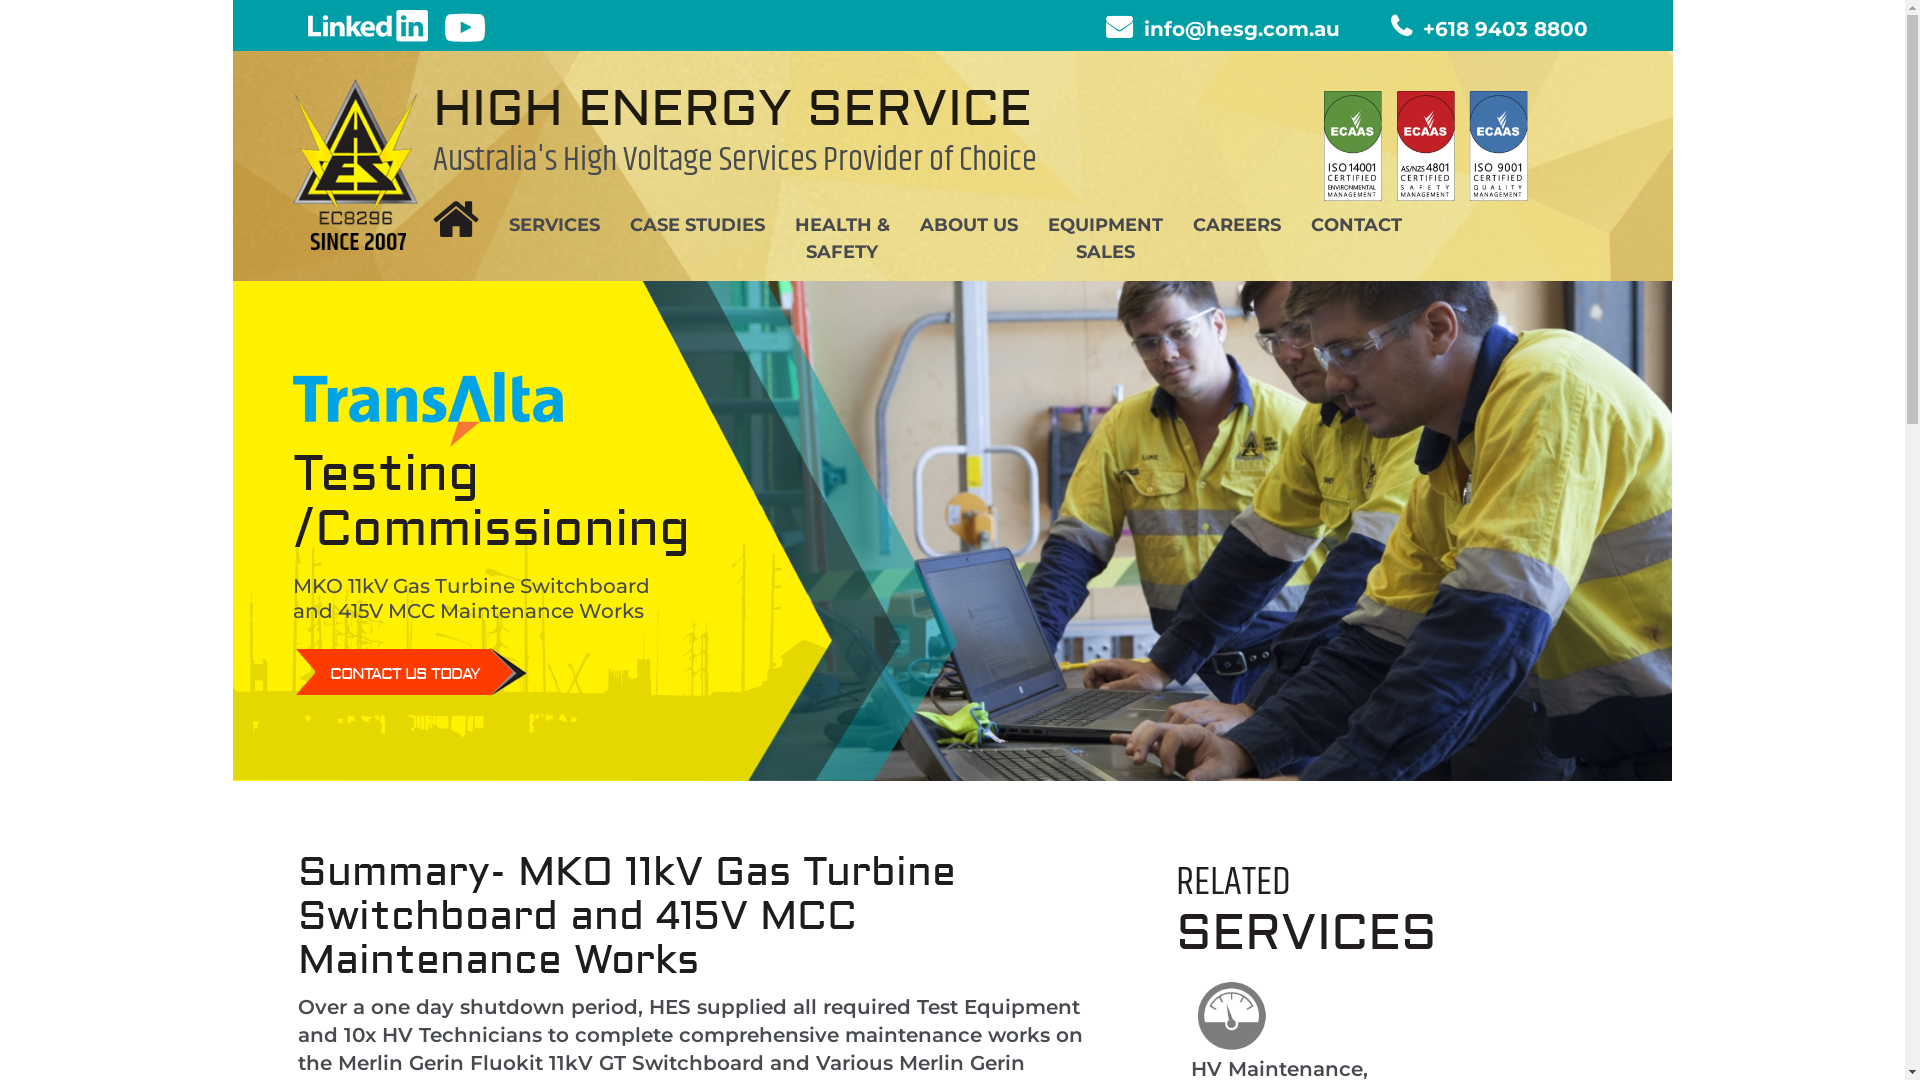 Image resolution: width=1920 pixels, height=1080 pixels. Describe the element at coordinates (1235, 225) in the screenshot. I see `'CAREERS'` at that location.